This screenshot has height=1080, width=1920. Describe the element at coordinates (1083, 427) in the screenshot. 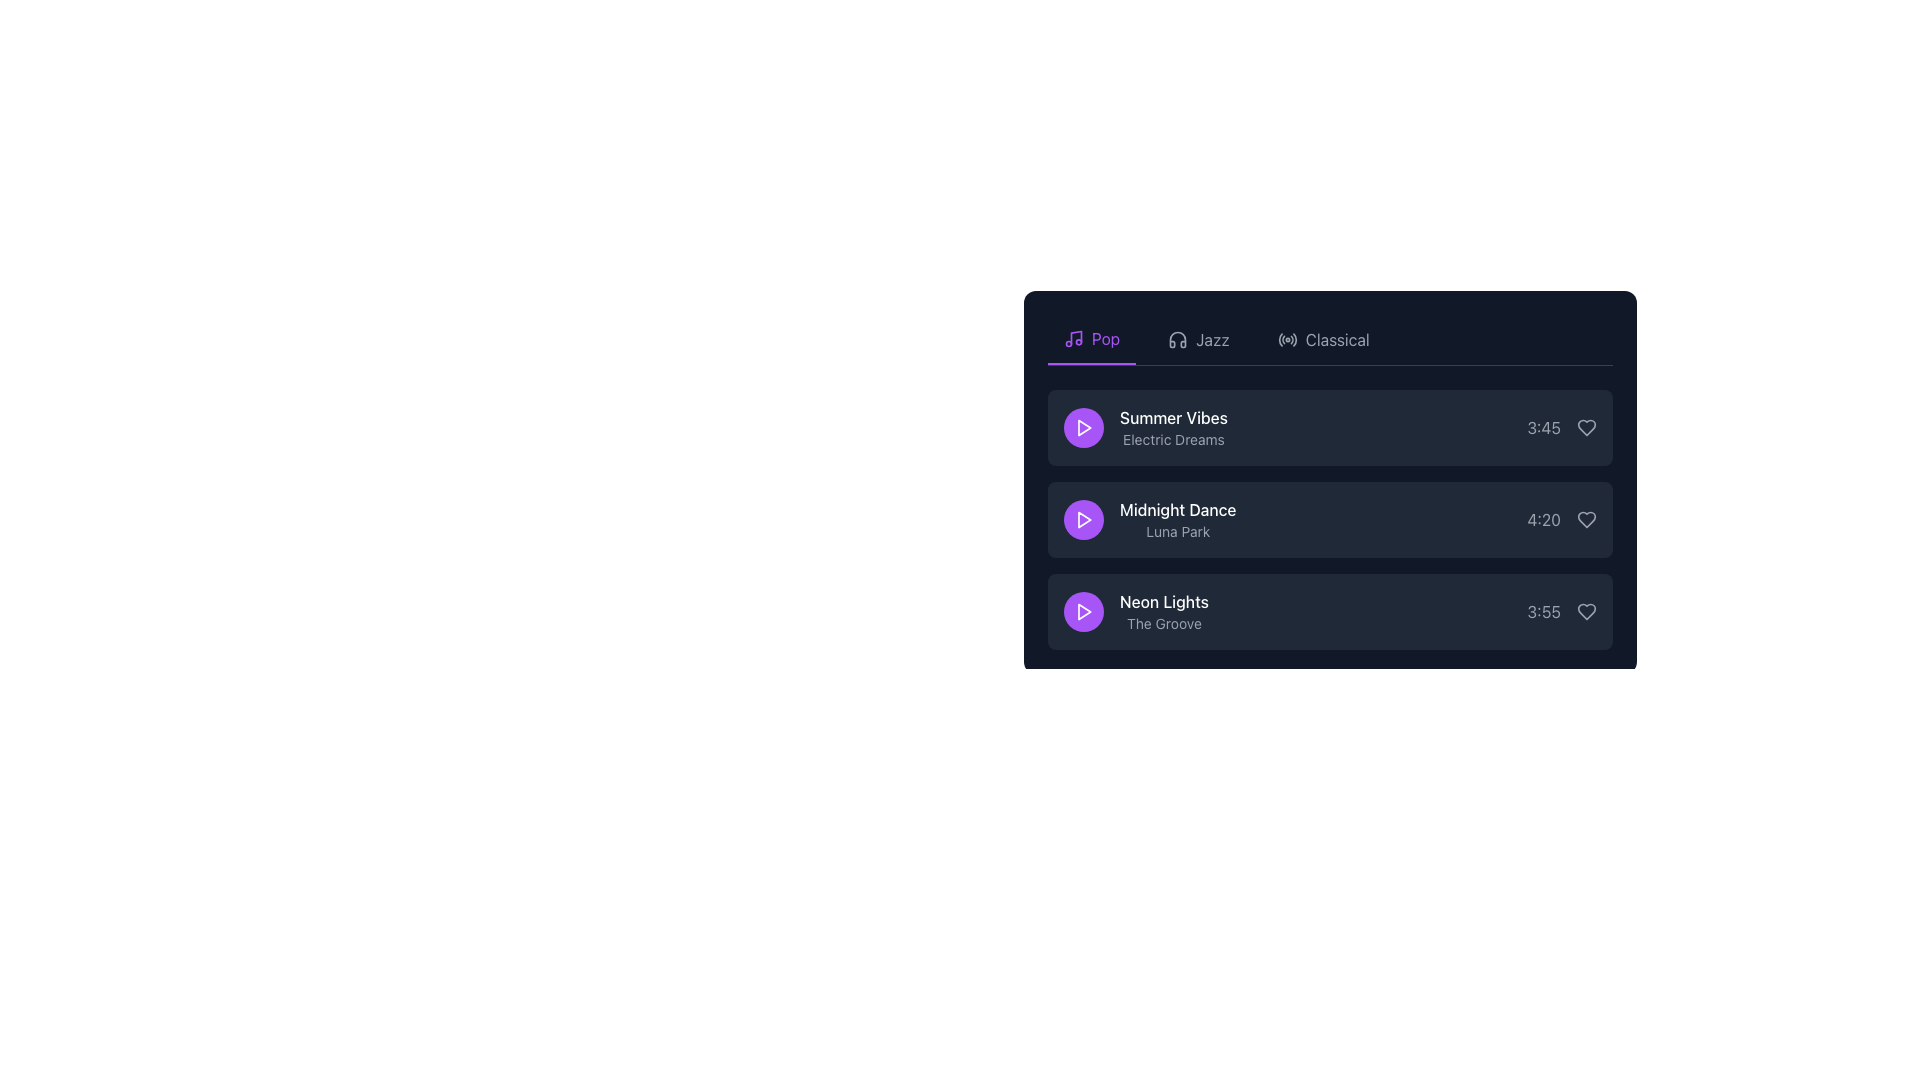

I see `the play button located to the left of the text 'Summer Vibes' in the first list item of the music playlist` at that location.